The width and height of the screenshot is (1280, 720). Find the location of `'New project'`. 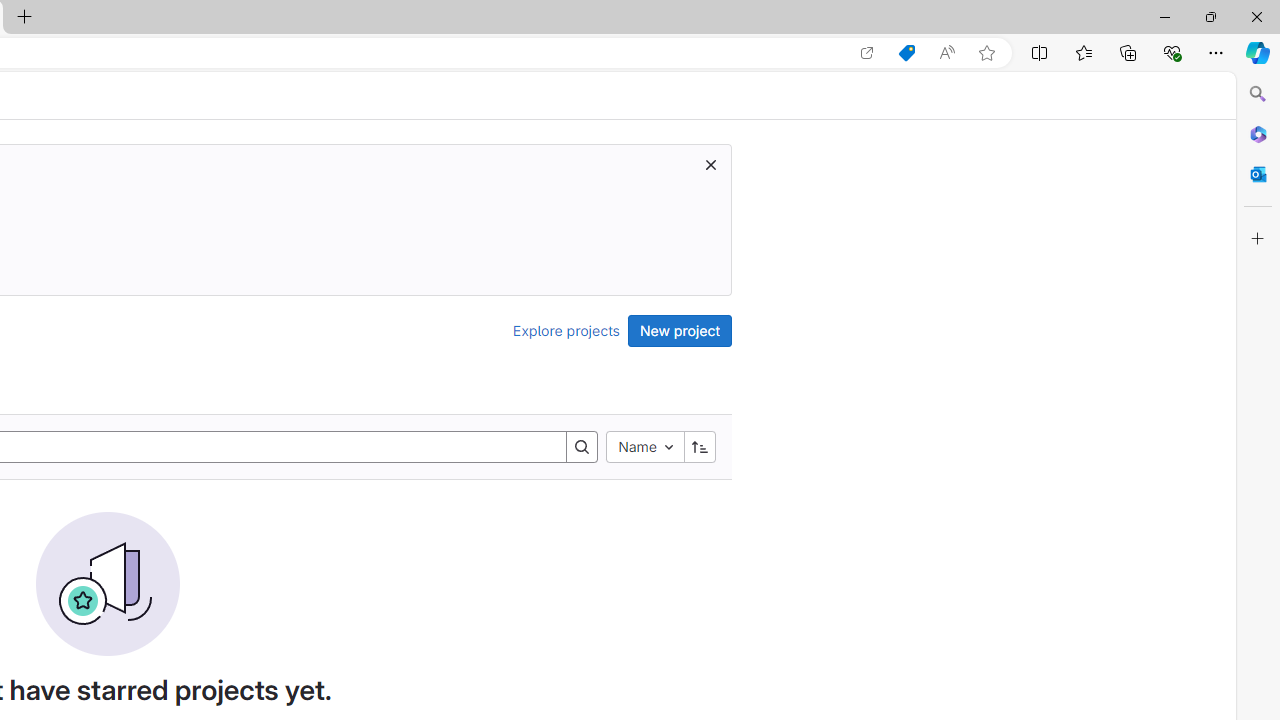

'New project' is located at coordinates (680, 329).